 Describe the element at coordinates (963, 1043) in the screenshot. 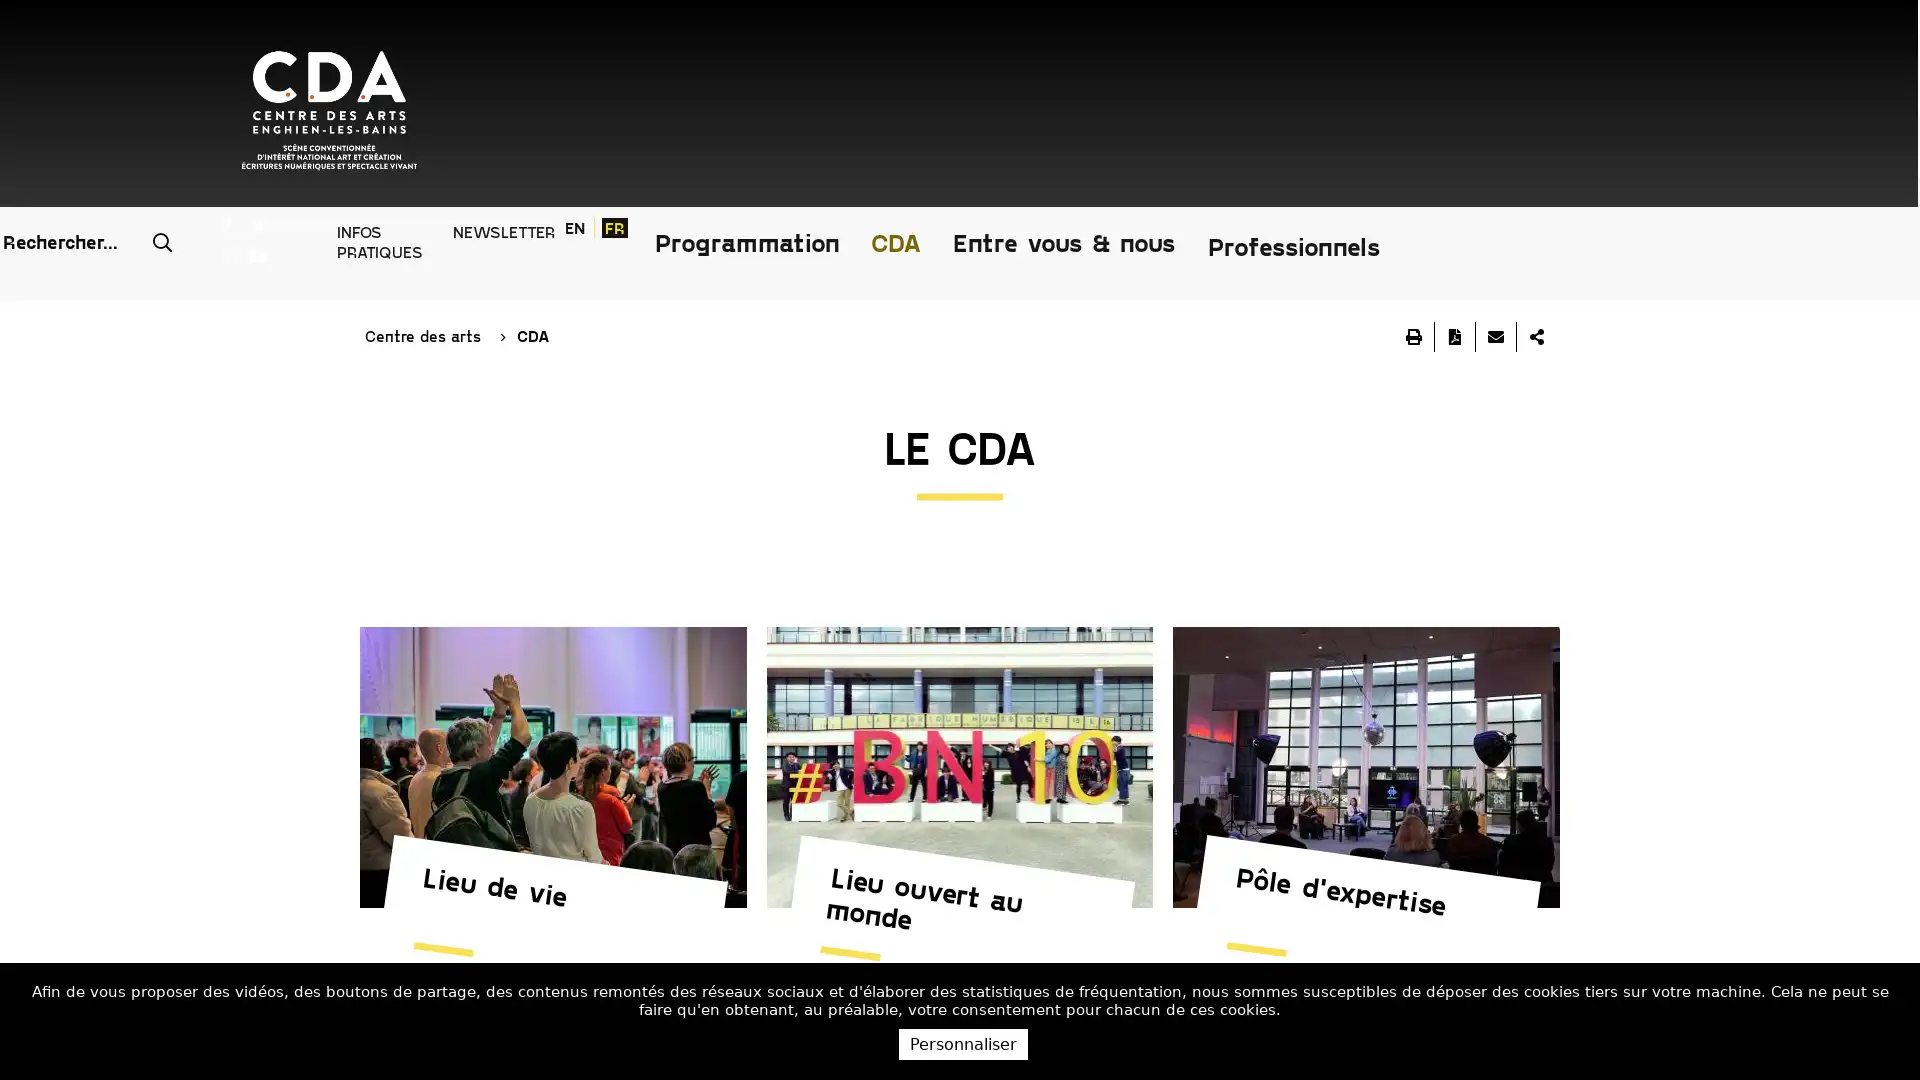

I see `Personnaliser` at that location.